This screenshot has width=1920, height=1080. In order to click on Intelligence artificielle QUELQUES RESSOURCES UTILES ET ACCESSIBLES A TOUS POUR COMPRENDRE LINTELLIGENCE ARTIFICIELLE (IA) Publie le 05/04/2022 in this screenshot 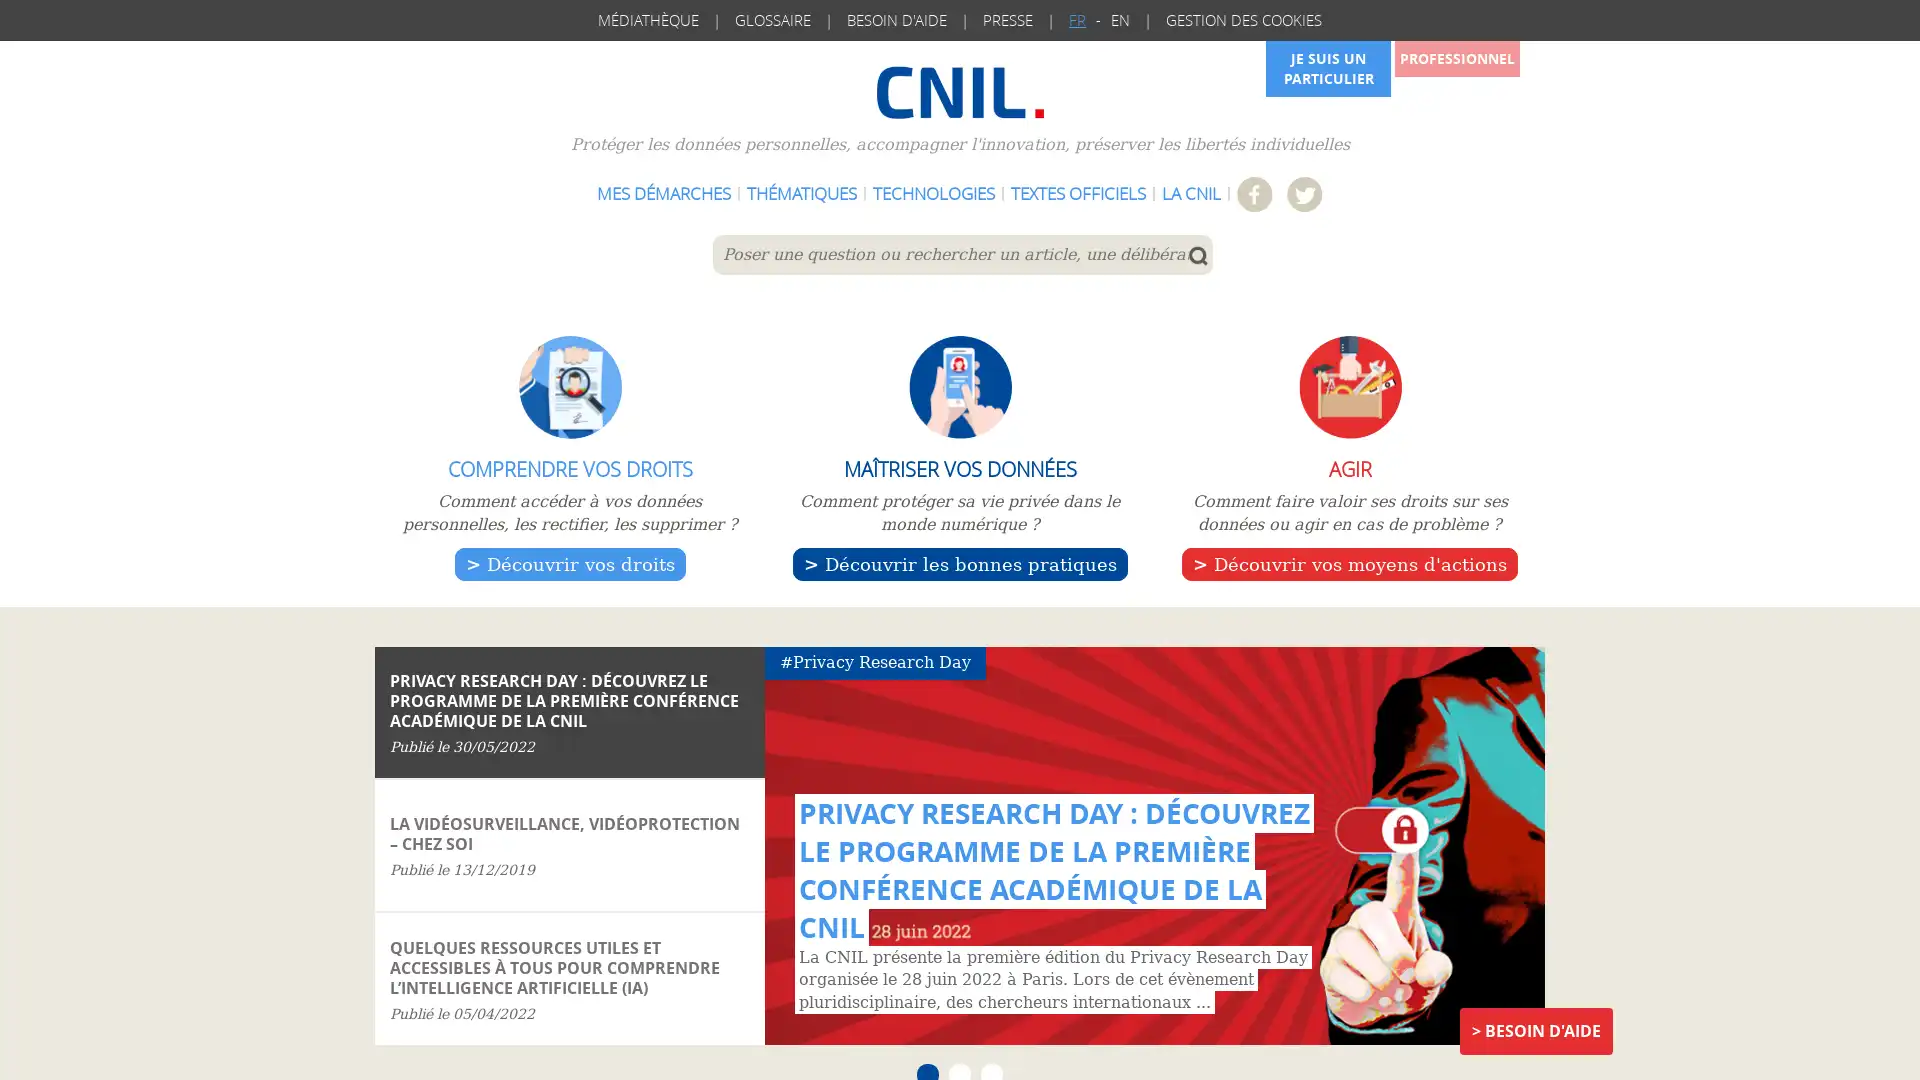, I will do `click(569, 977)`.